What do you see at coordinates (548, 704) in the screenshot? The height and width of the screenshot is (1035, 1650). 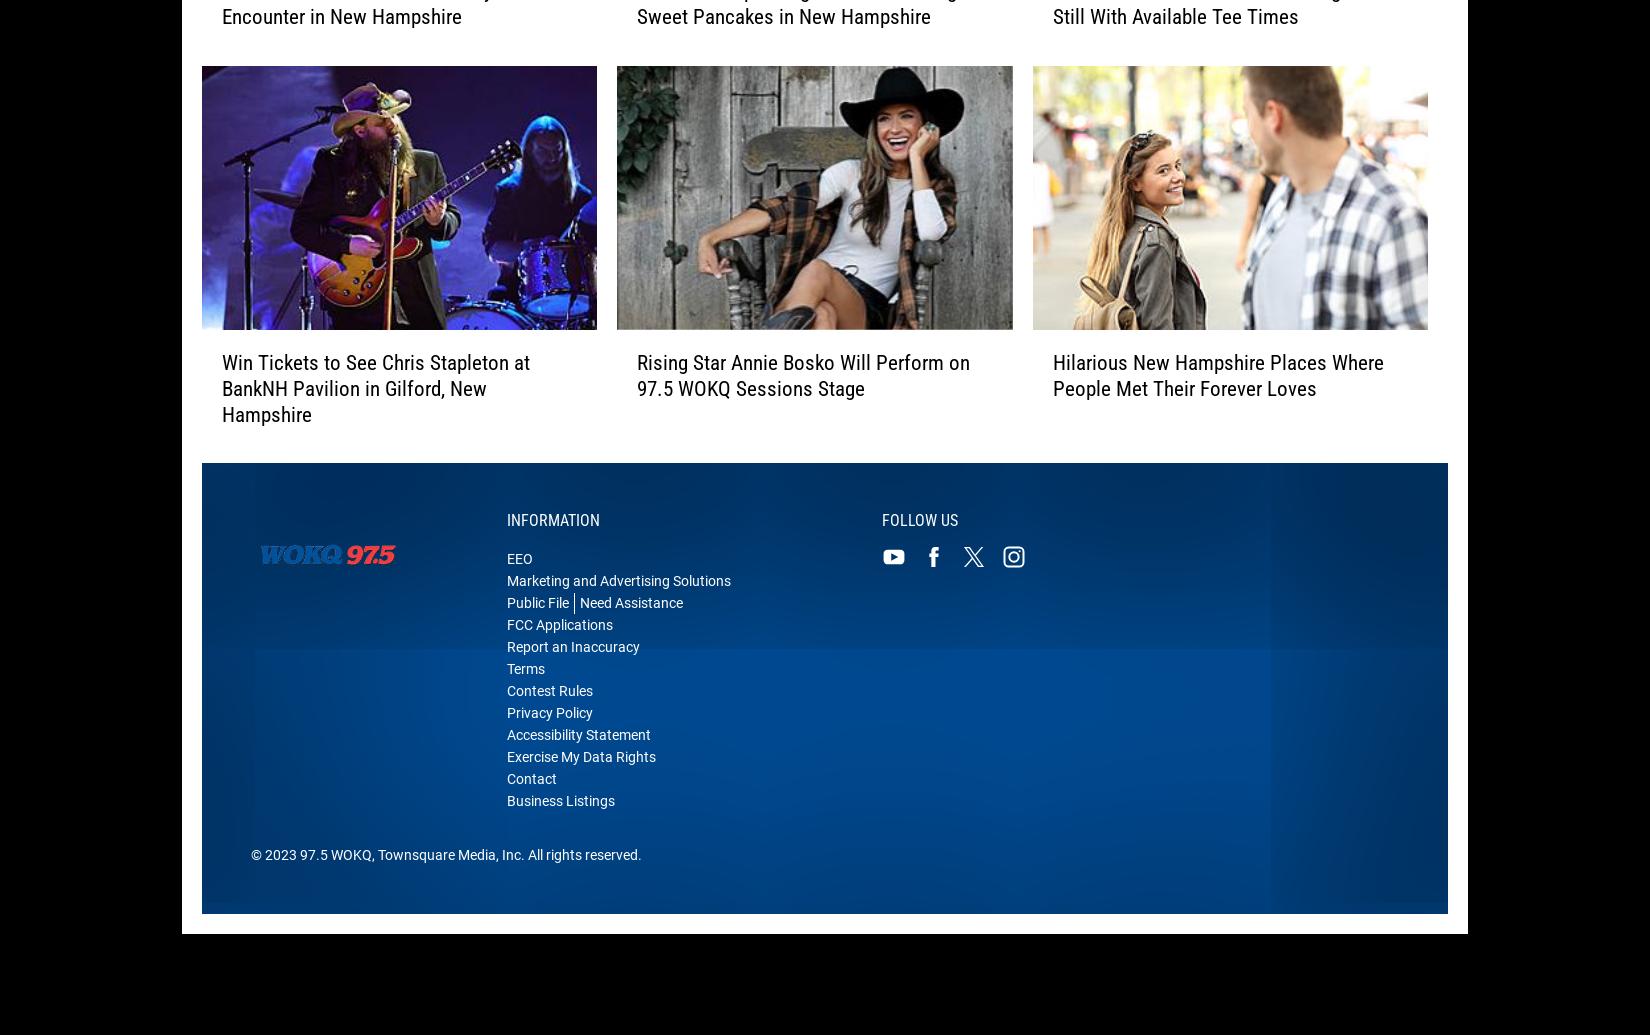 I see `'Contest Rules'` at bounding box center [548, 704].